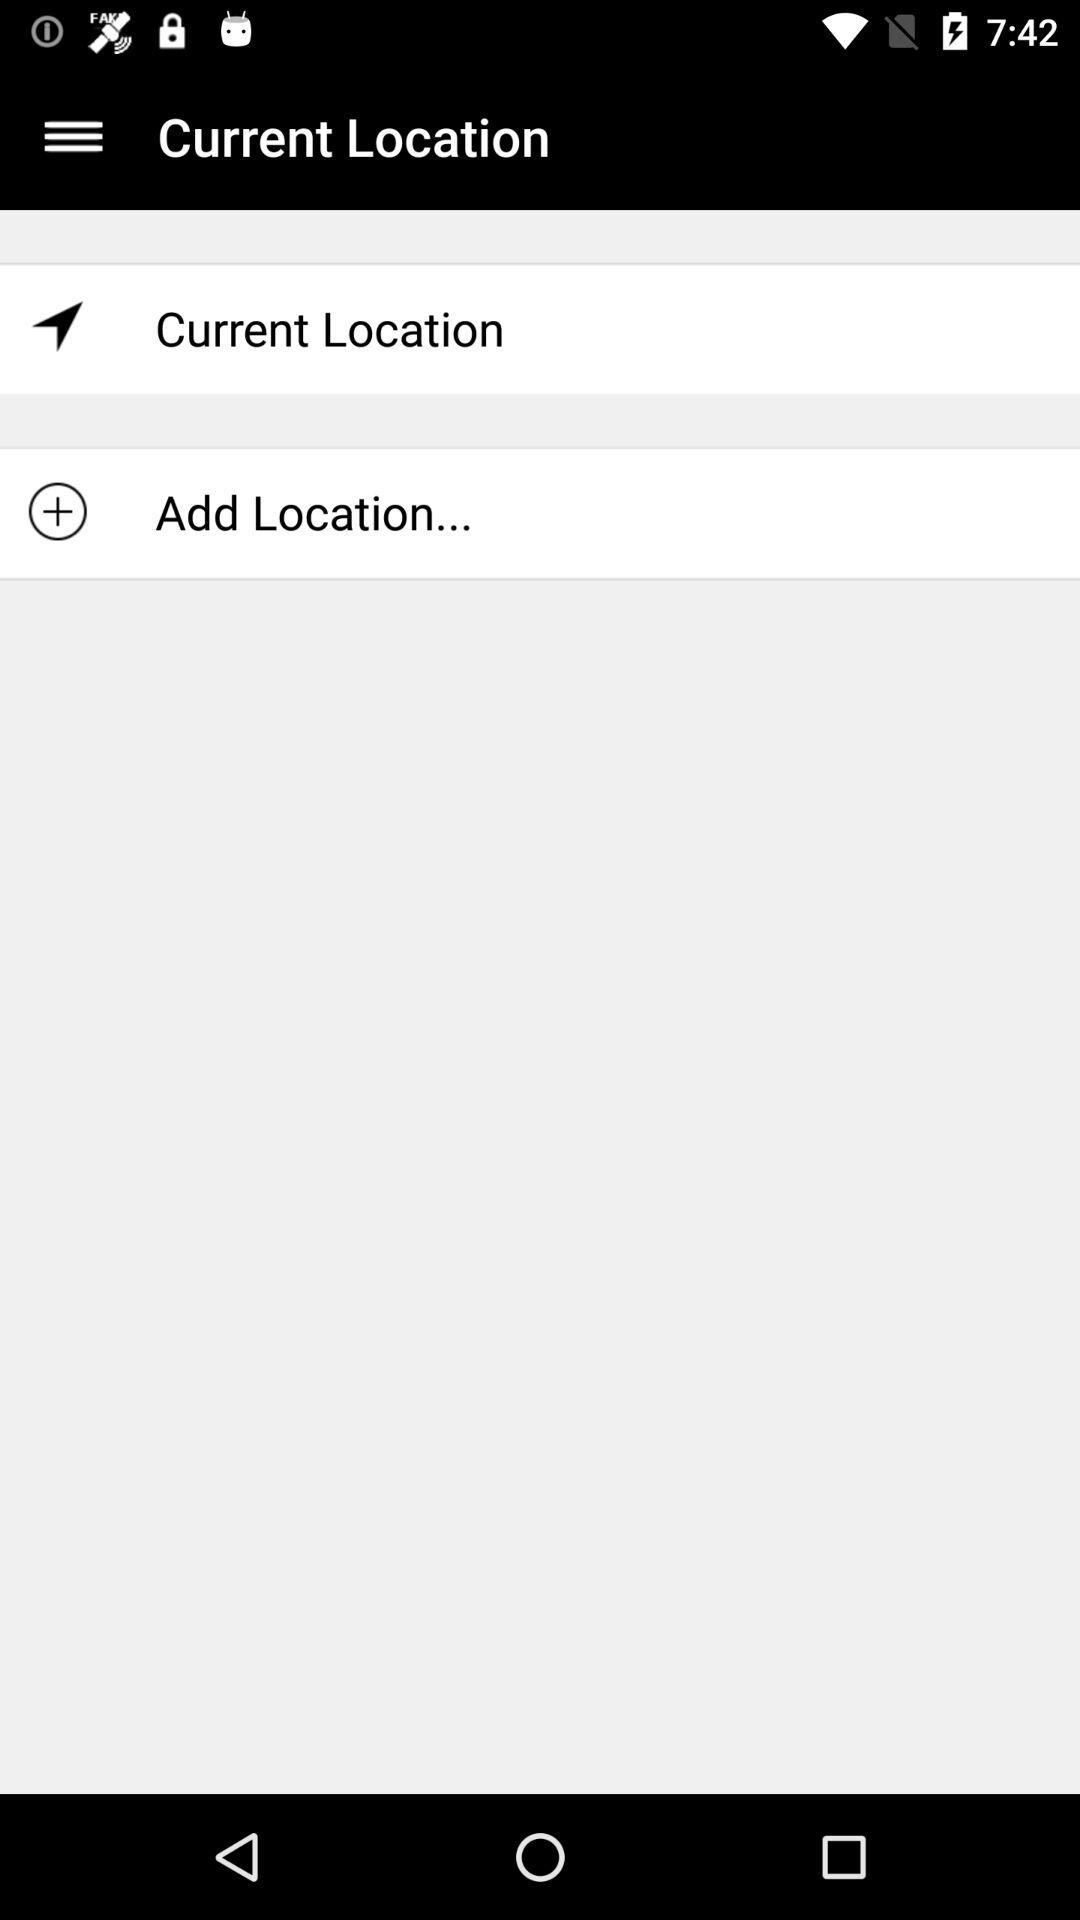  Describe the element at coordinates (72, 135) in the screenshot. I see `the menu icon` at that location.